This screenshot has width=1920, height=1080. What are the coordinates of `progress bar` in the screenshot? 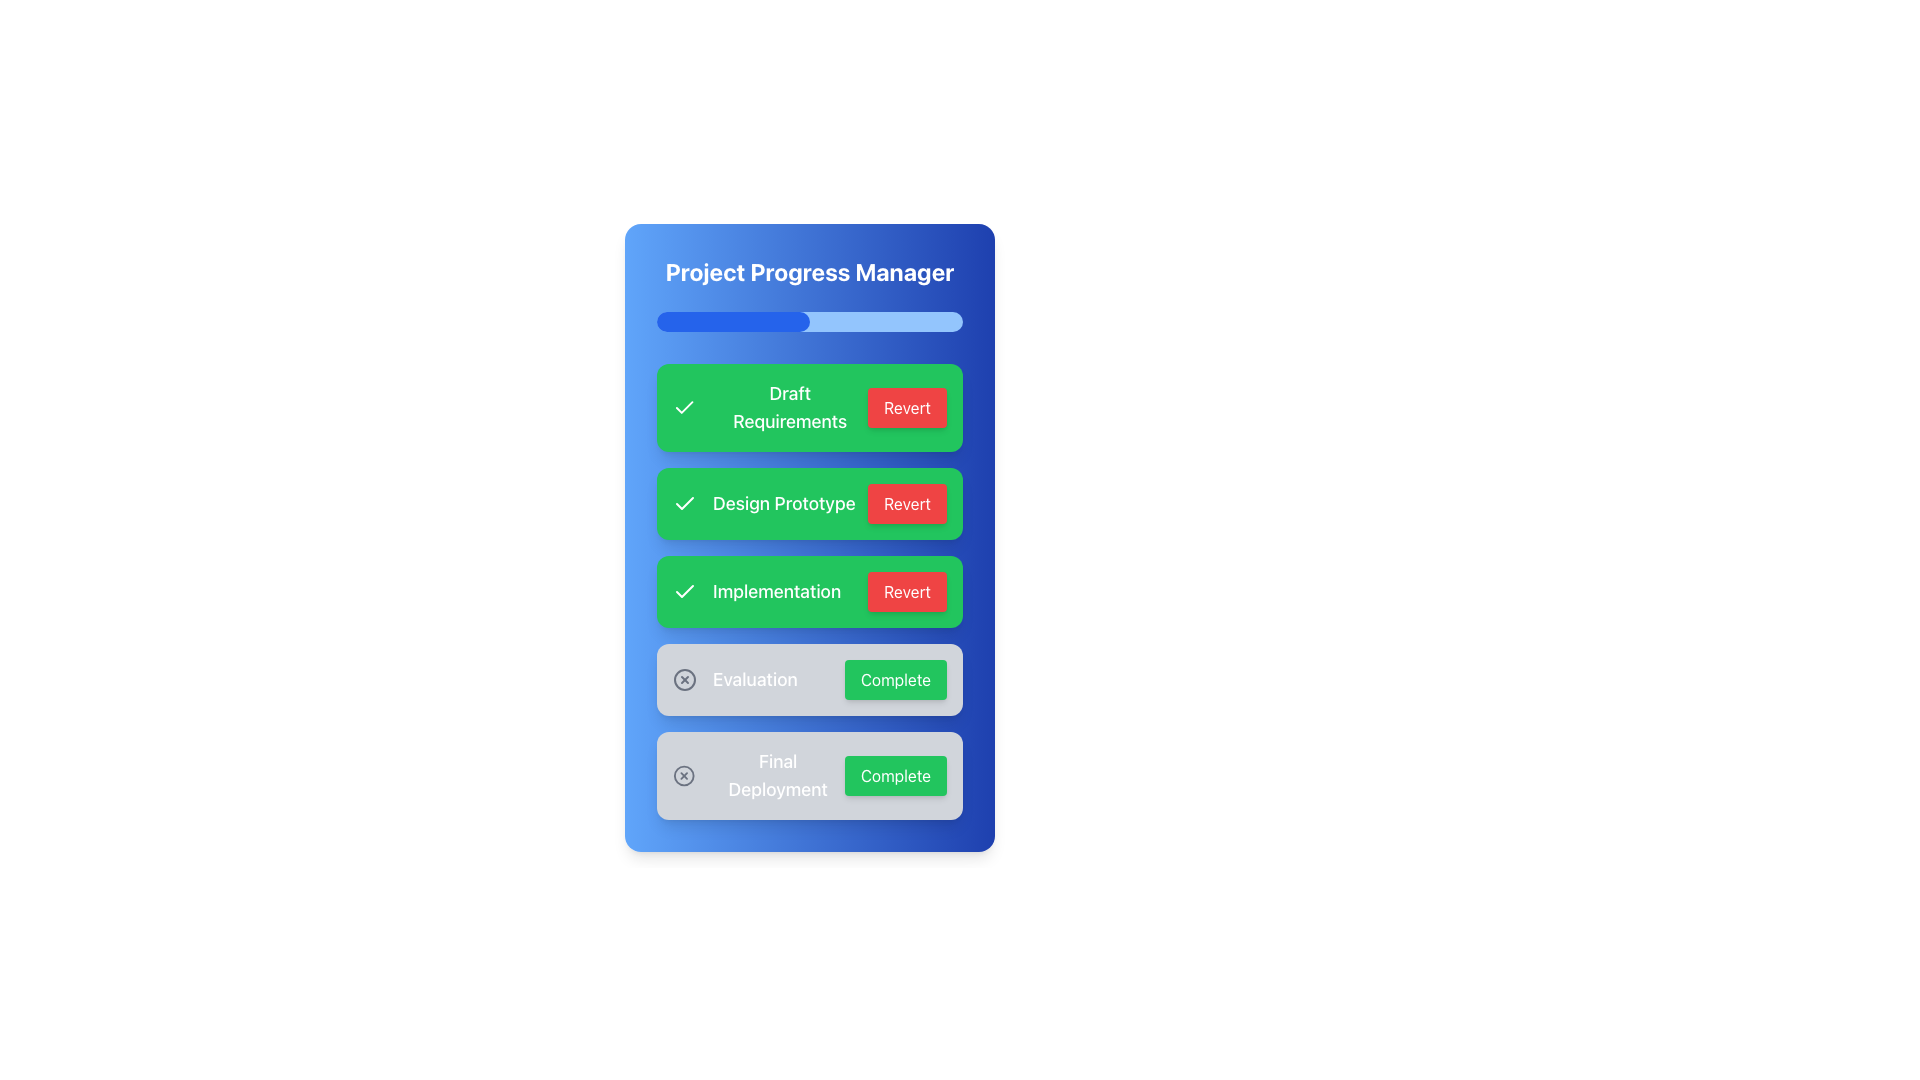 It's located at (709, 320).